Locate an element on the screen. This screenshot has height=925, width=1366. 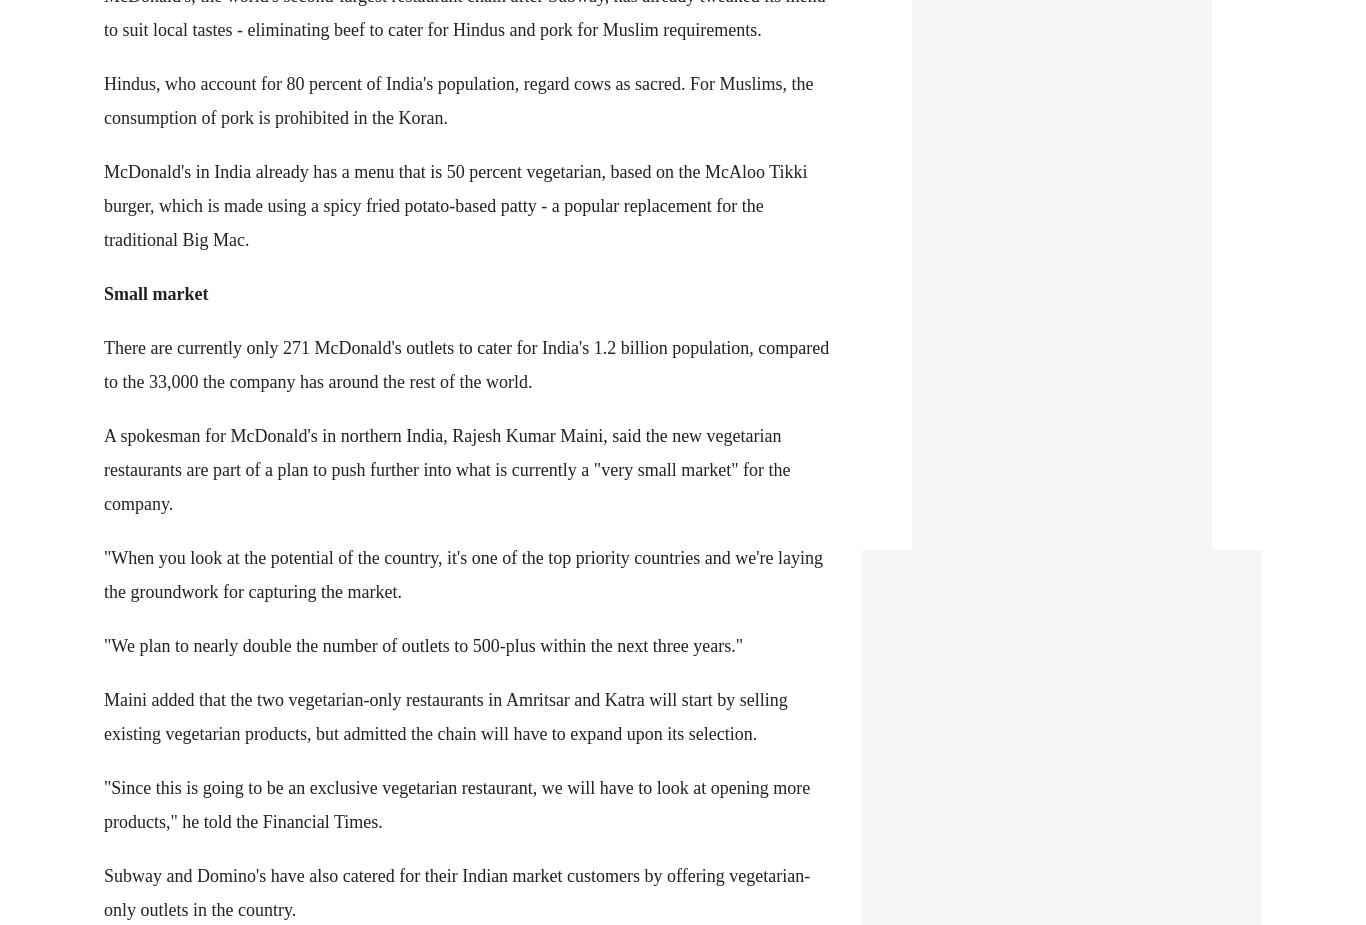
'A spokesman for McDonald's in northern India, Rajesh Kumar Maini, said the new vegetarian restaurants are part of a plan to push further into what is currently a "very small market" for the company.' is located at coordinates (445, 468).